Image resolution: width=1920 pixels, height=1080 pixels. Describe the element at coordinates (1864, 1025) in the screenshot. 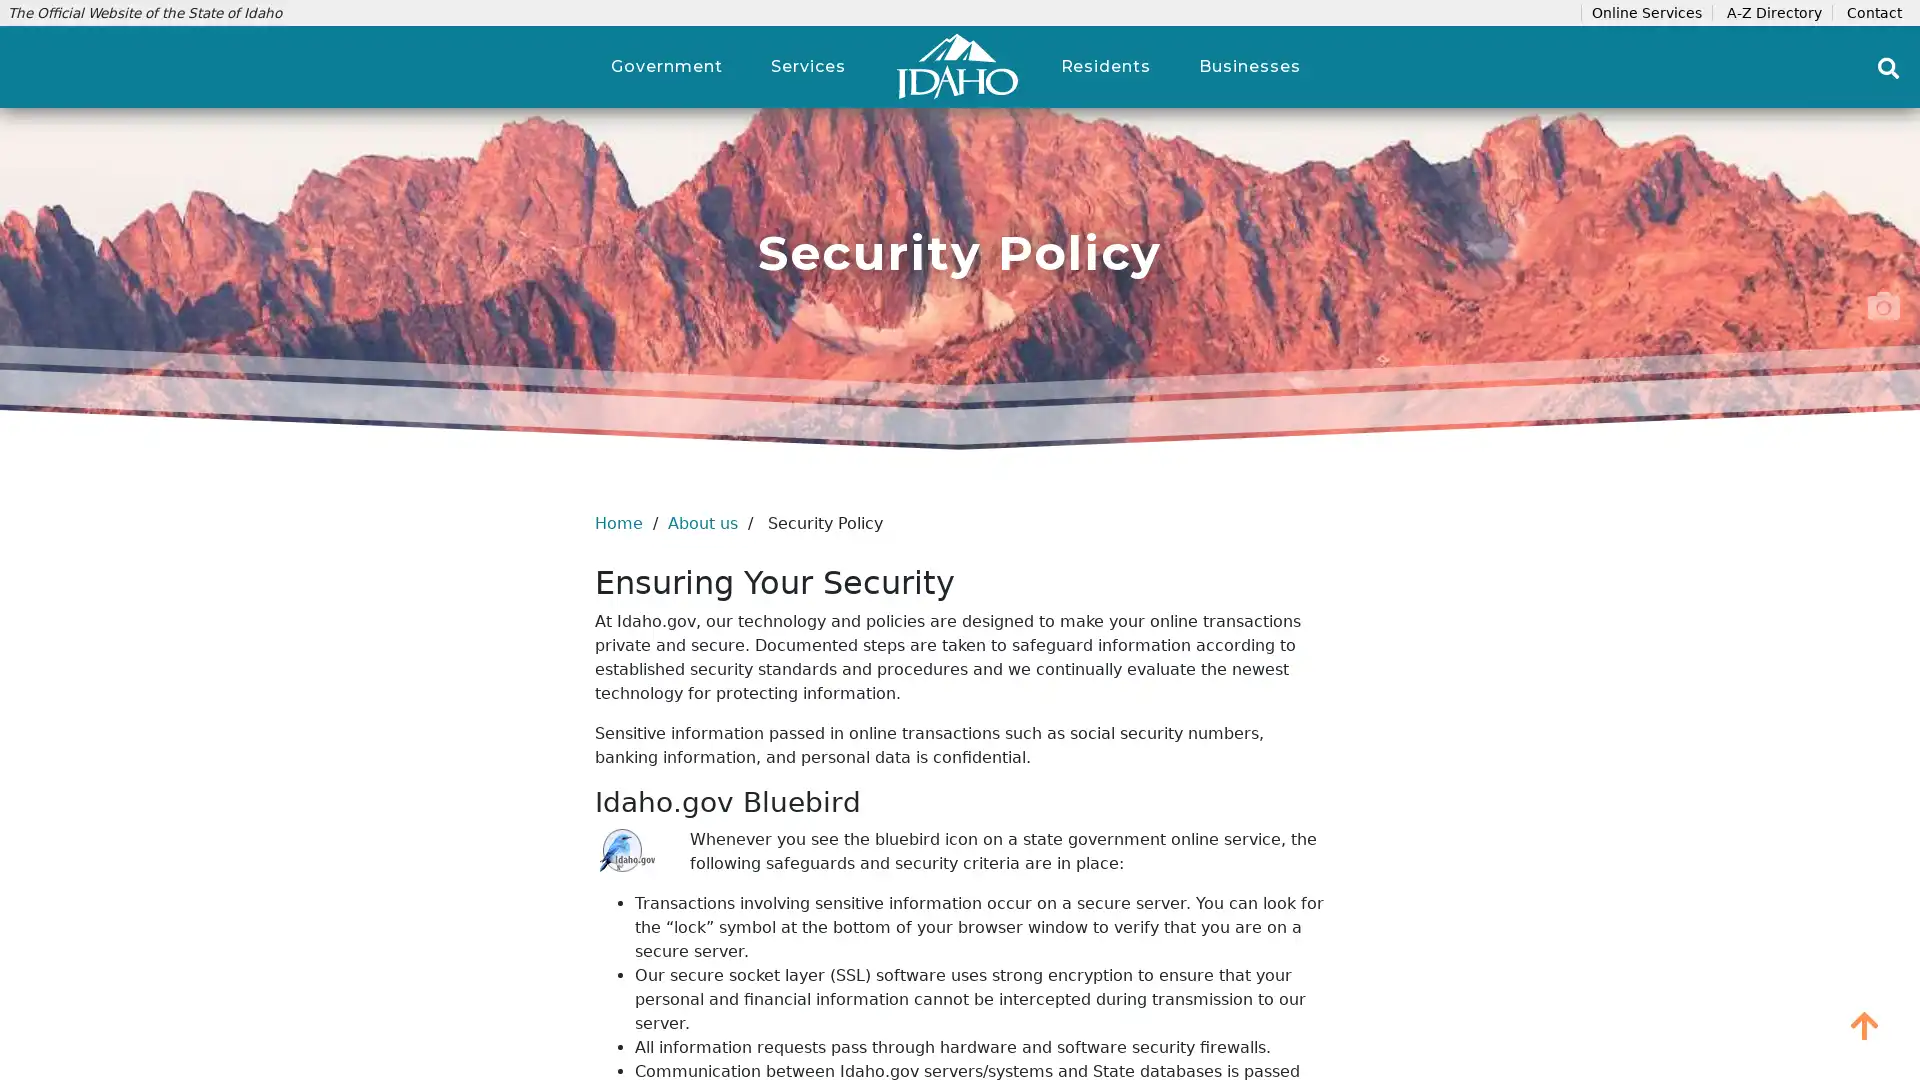

I see `Jump back to top of page button` at that location.